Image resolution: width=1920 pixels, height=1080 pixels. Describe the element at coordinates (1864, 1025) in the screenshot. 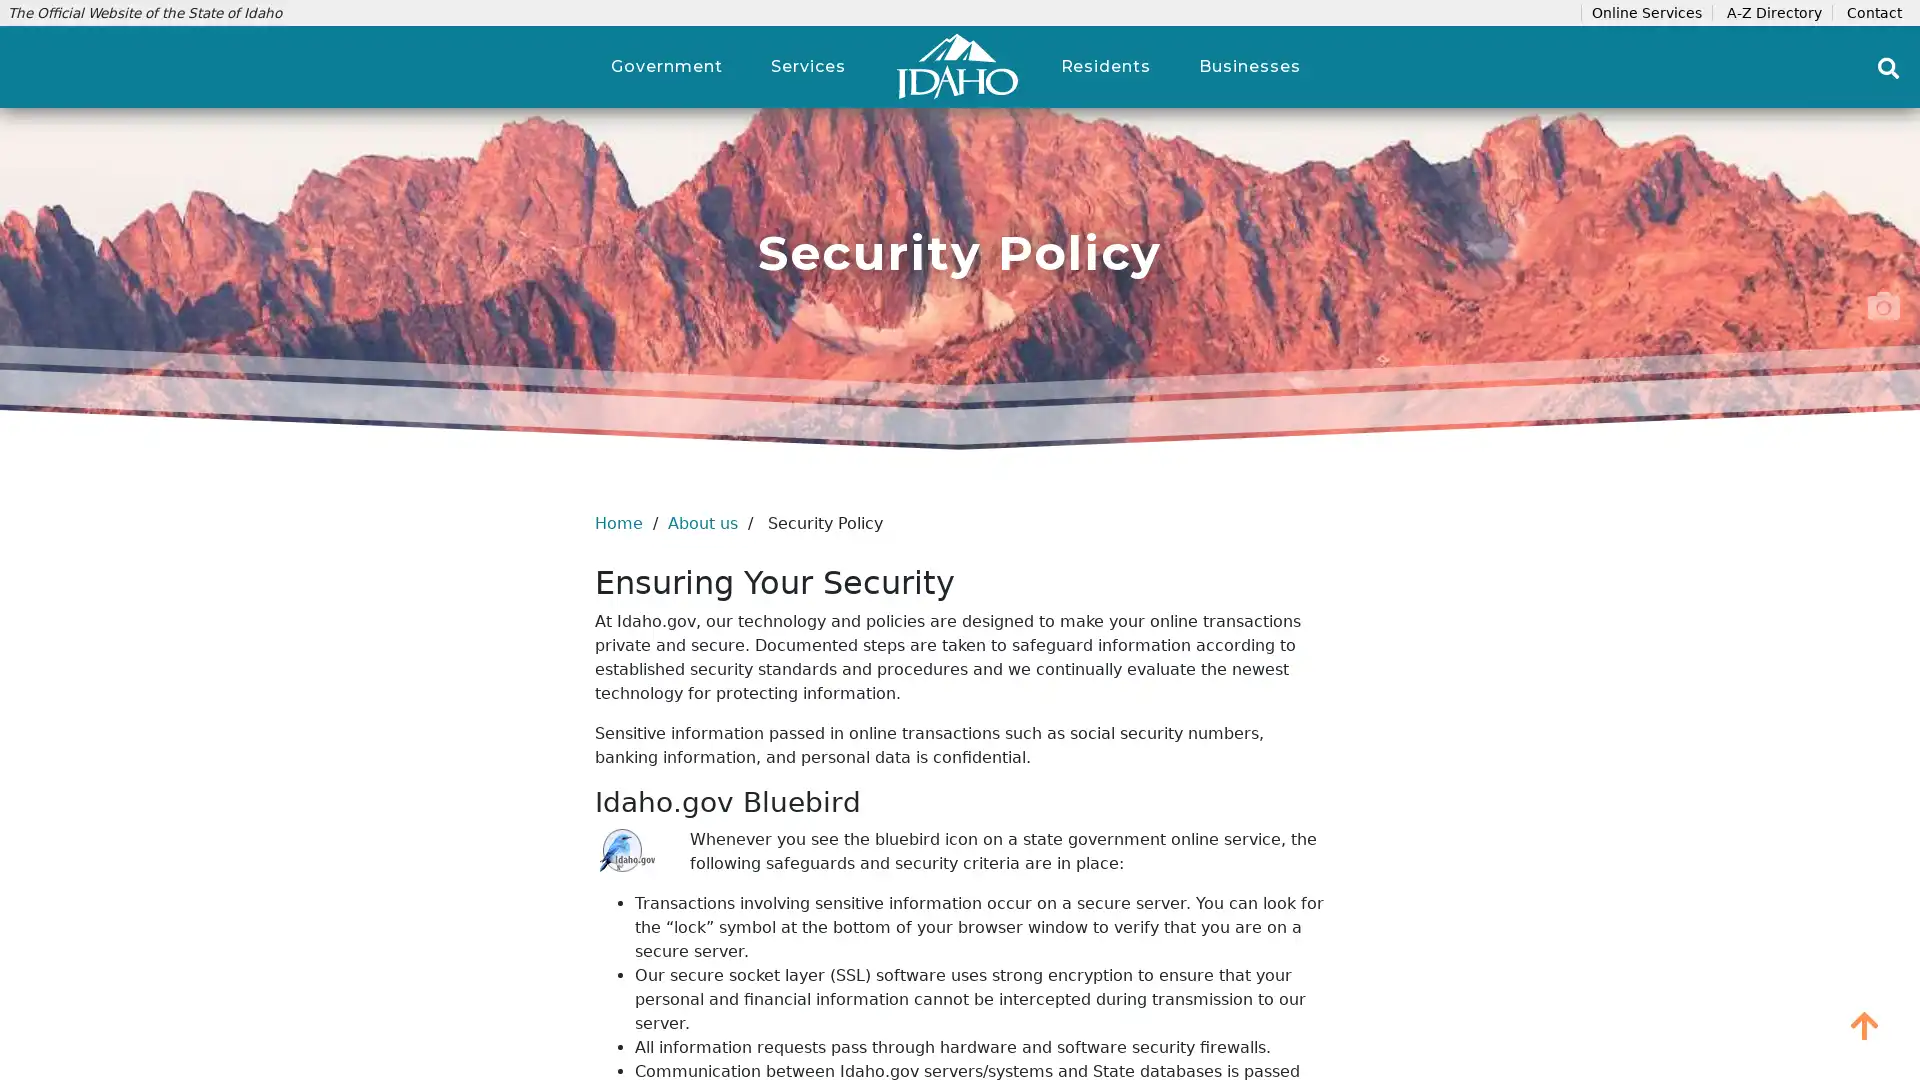

I see `Jump back to top of page button` at that location.